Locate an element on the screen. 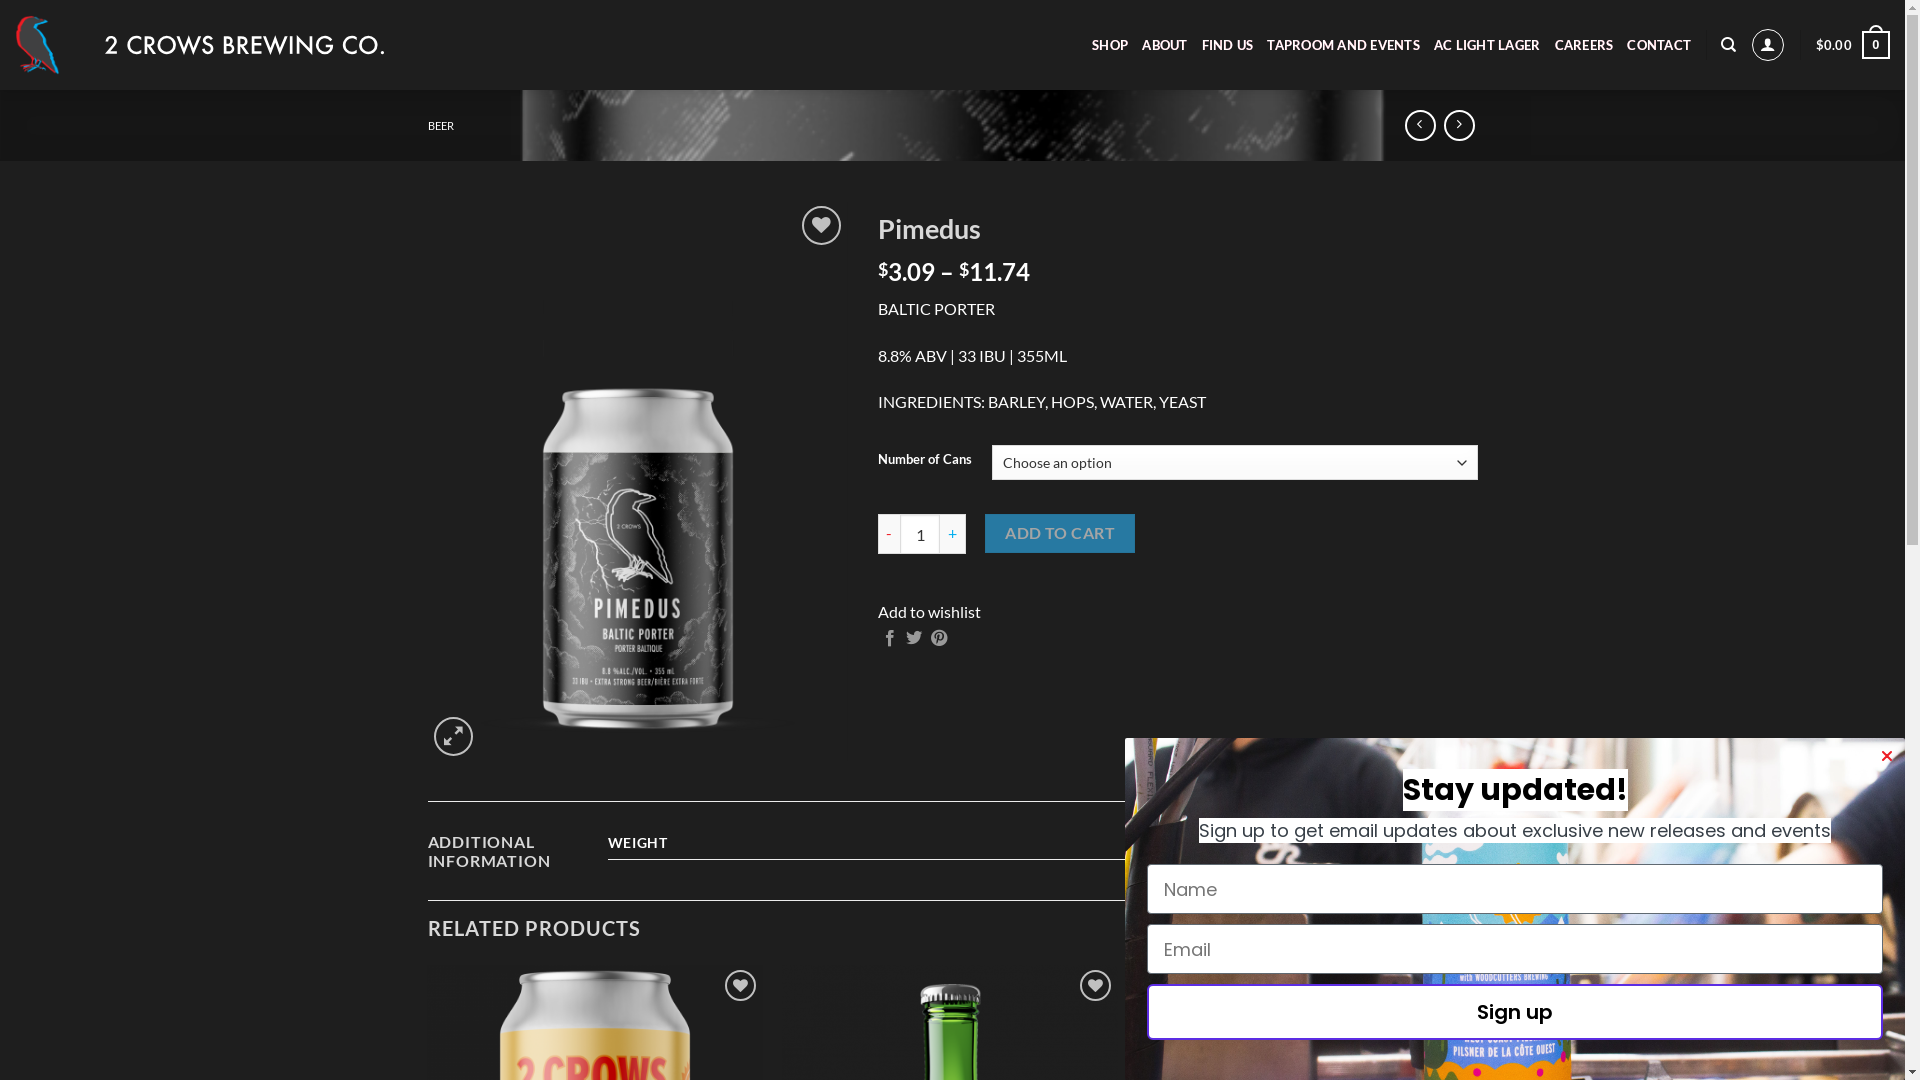 This screenshot has width=1920, height=1080. 'ADD TO CART' is located at coordinates (1058, 532).